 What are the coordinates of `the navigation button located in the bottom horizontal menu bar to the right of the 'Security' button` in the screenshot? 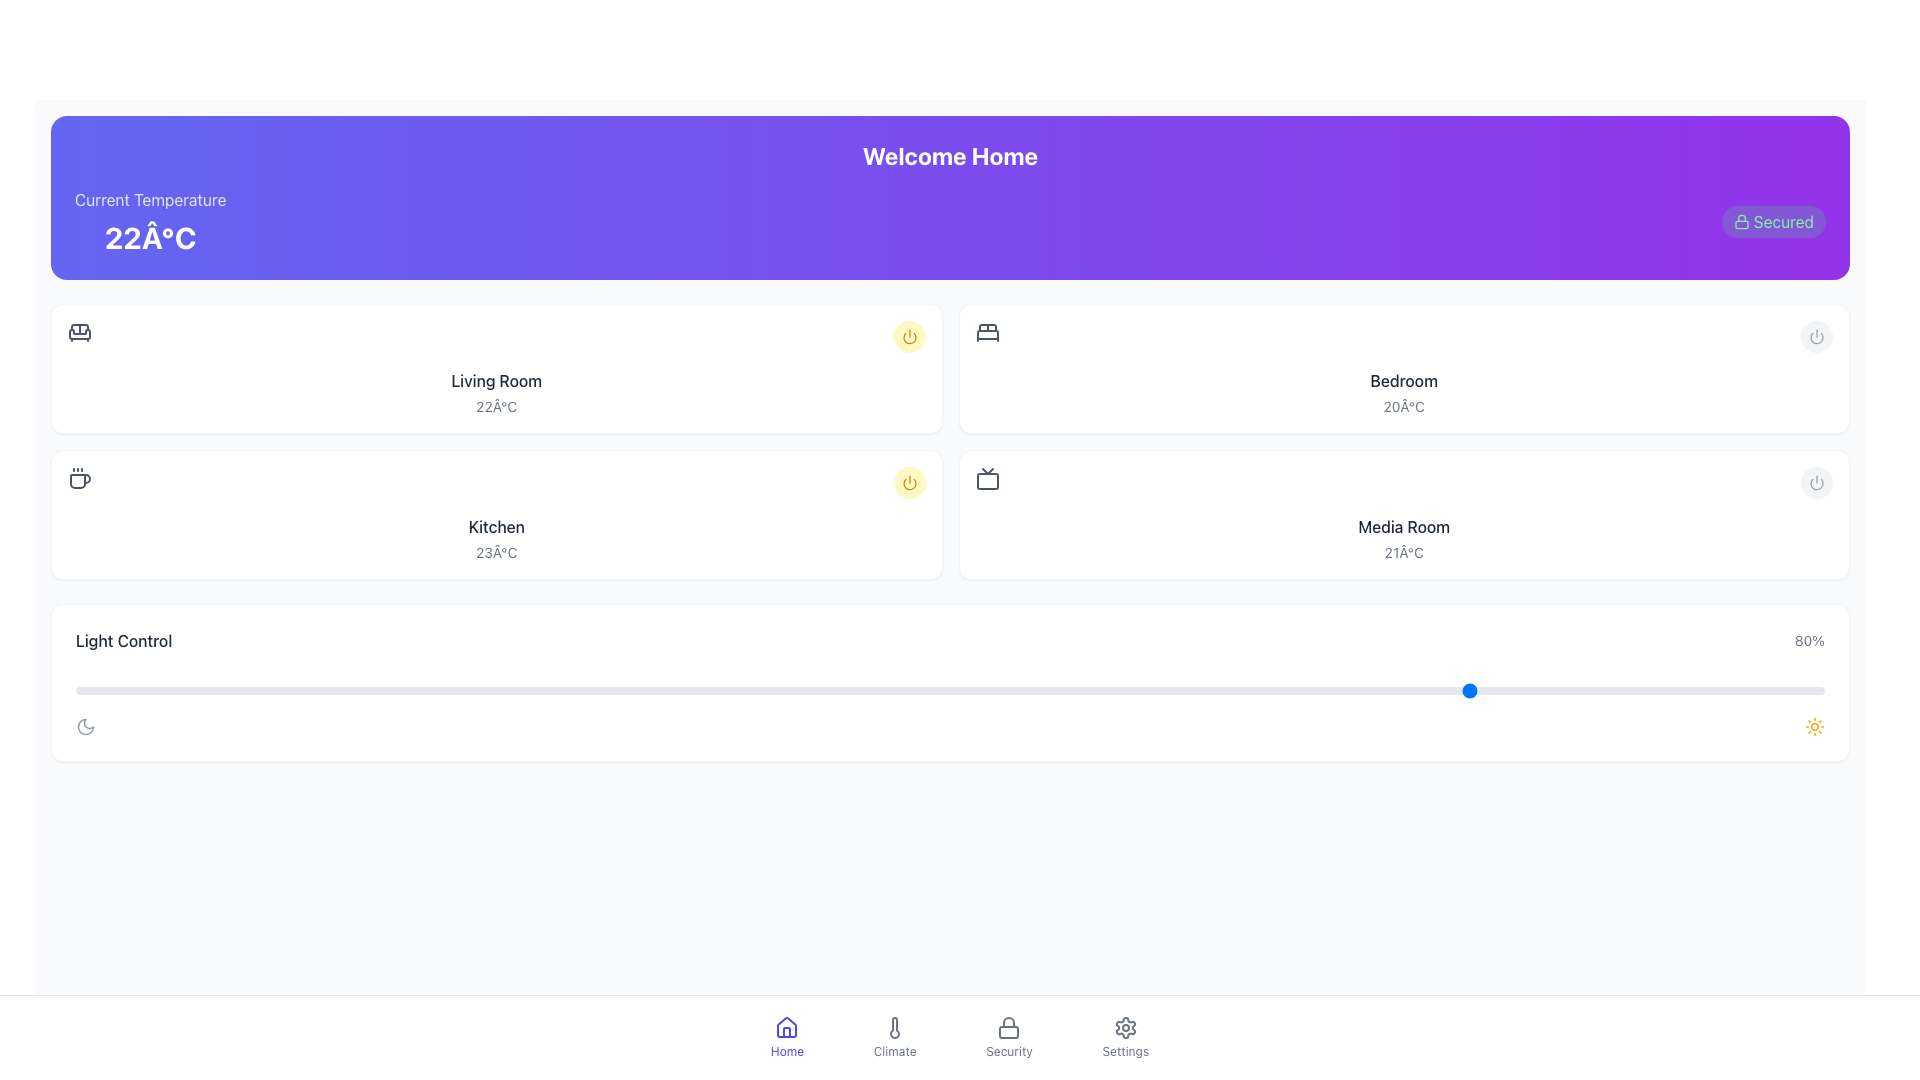 It's located at (1125, 1036).